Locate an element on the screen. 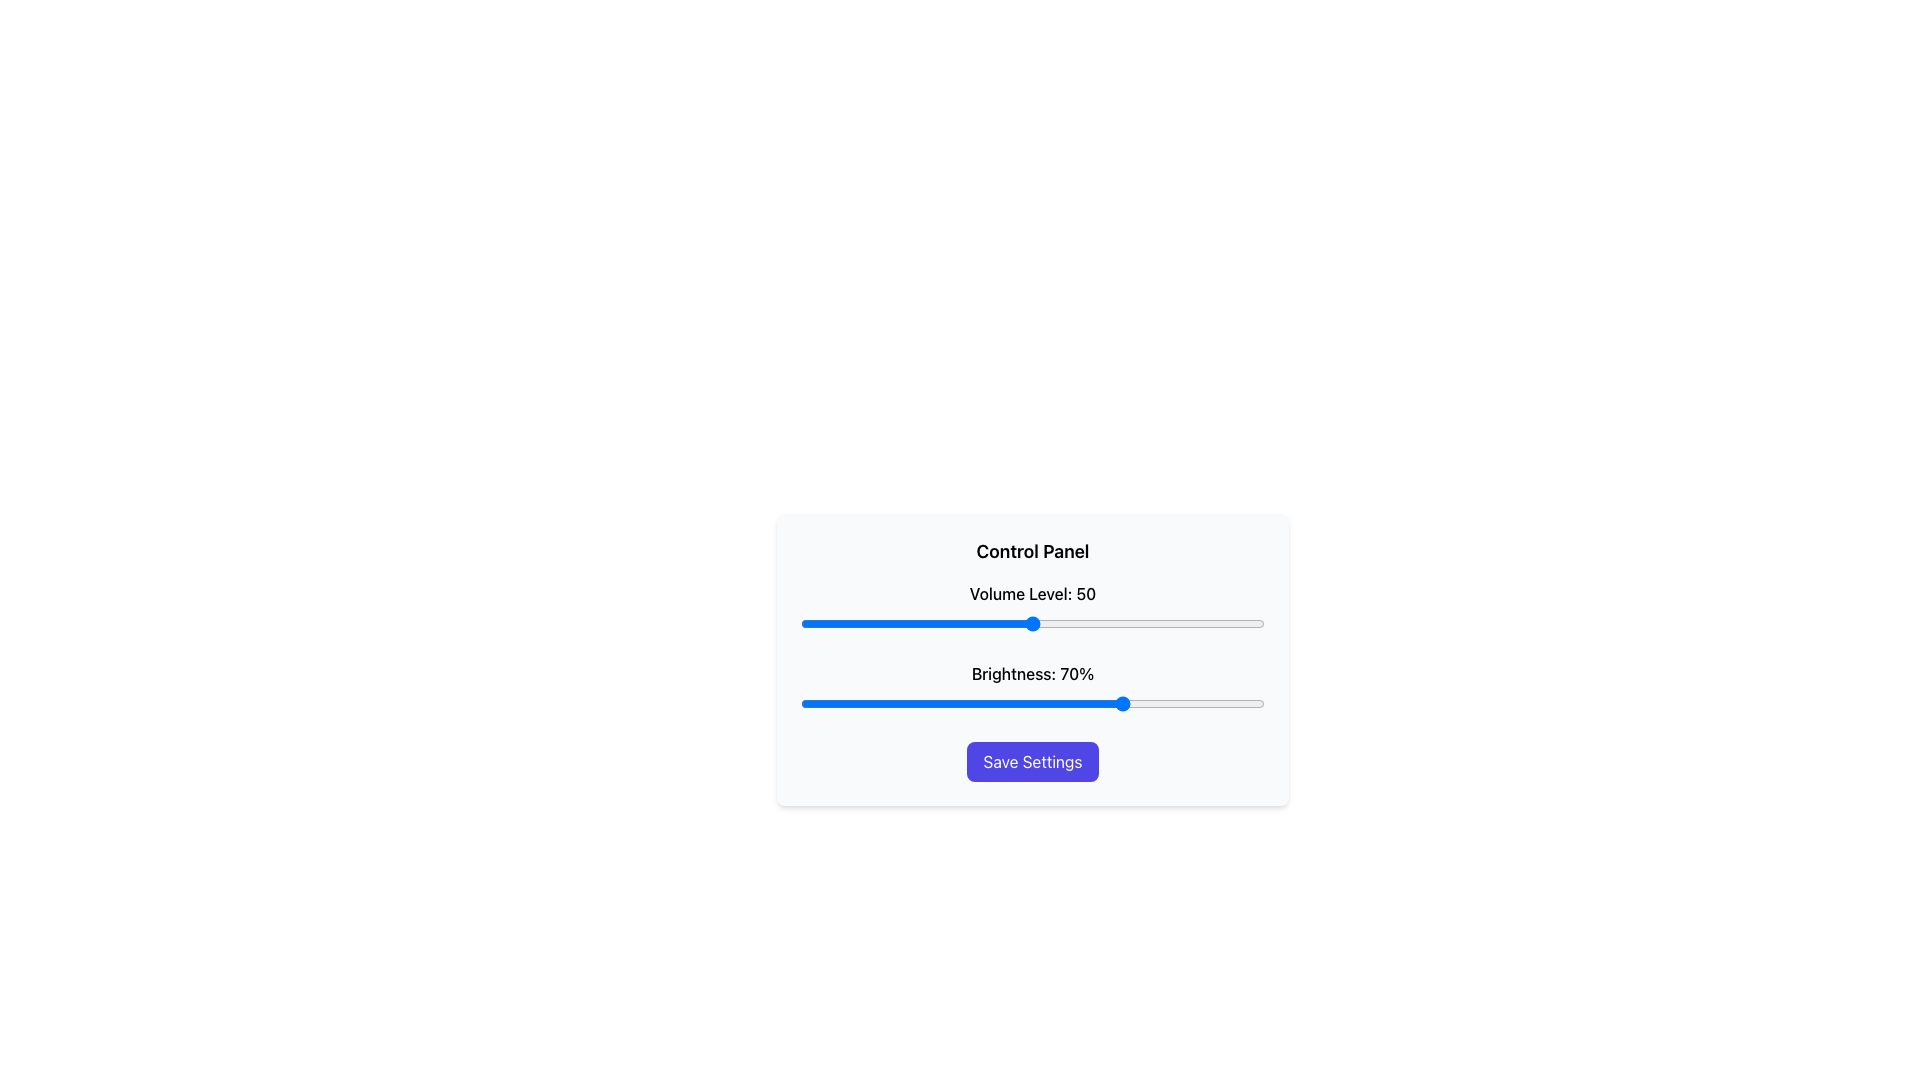 The height and width of the screenshot is (1080, 1920). brightness is located at coordinates (1200, 703).